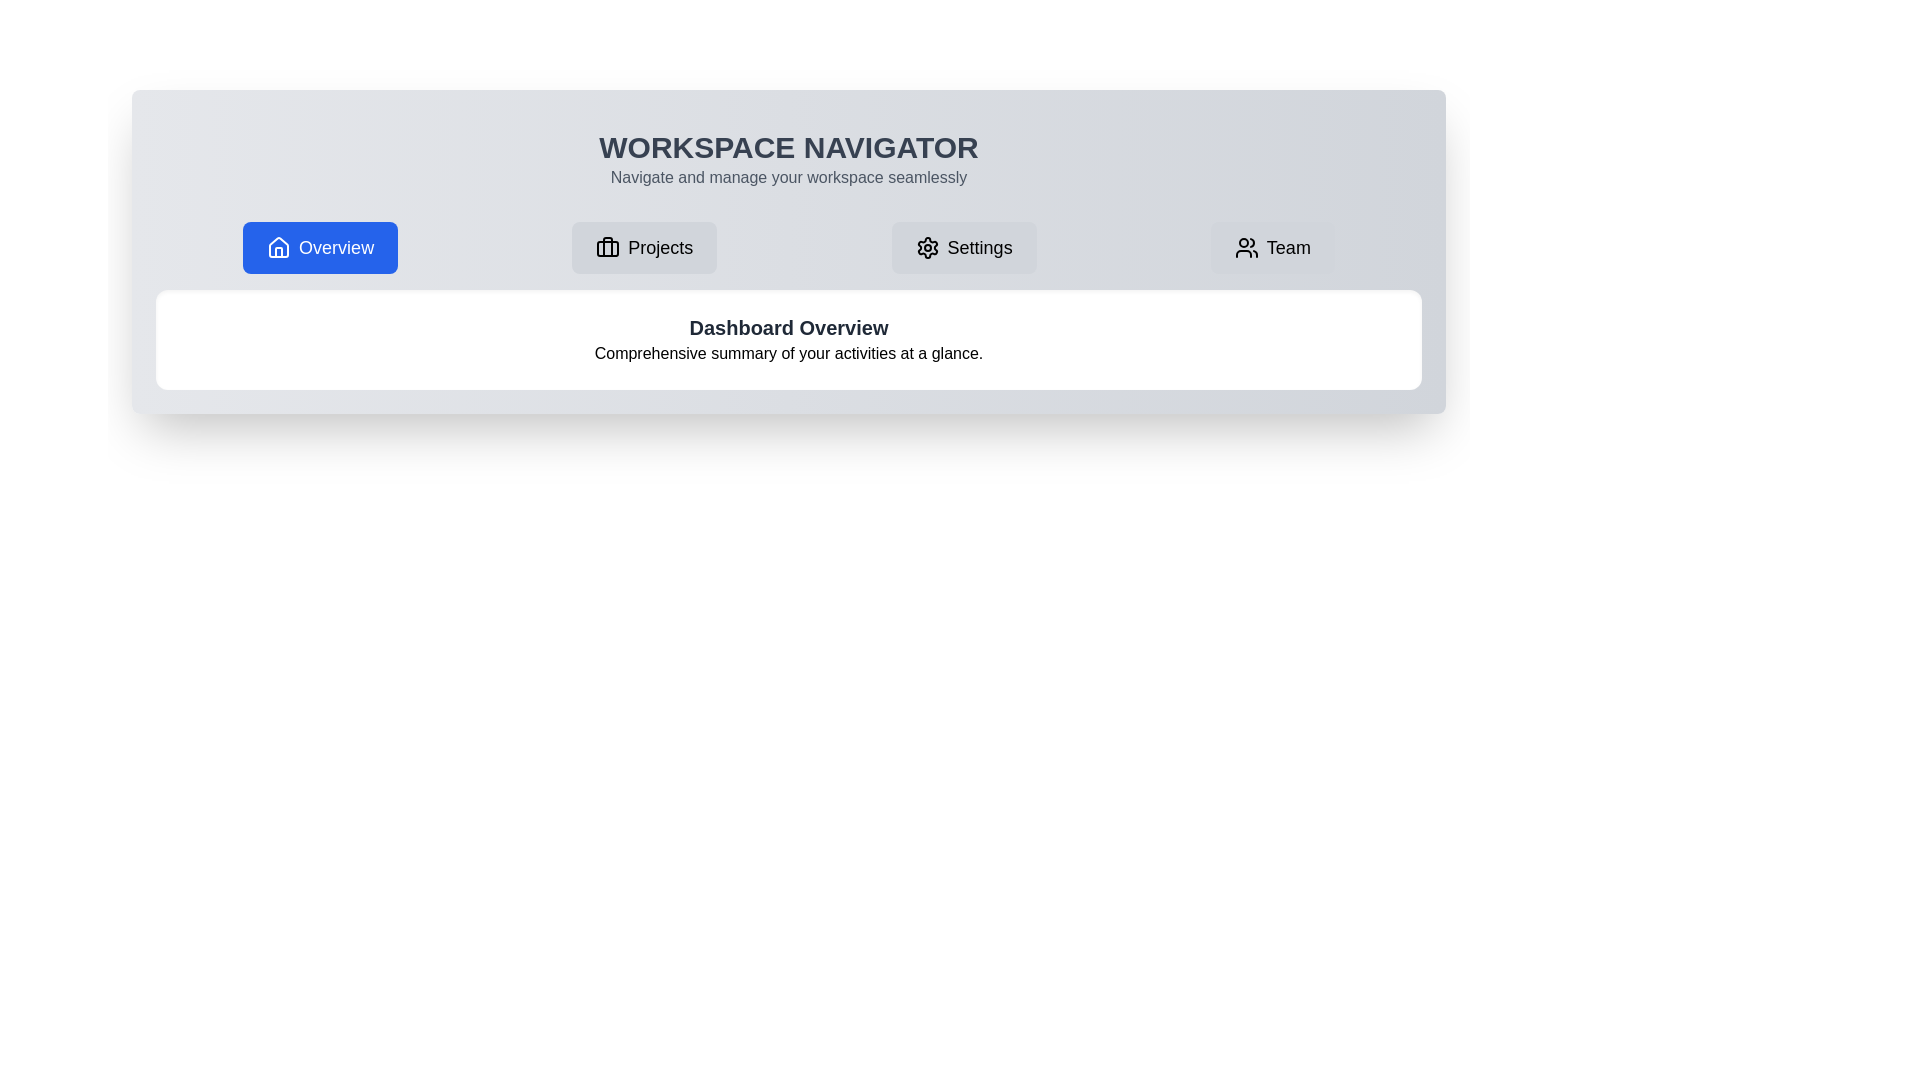  I want to click on the 'Settings' button located in the third position of the horizontal navigation bar within the 'Workspace Navigator' section, so click(964, 246).